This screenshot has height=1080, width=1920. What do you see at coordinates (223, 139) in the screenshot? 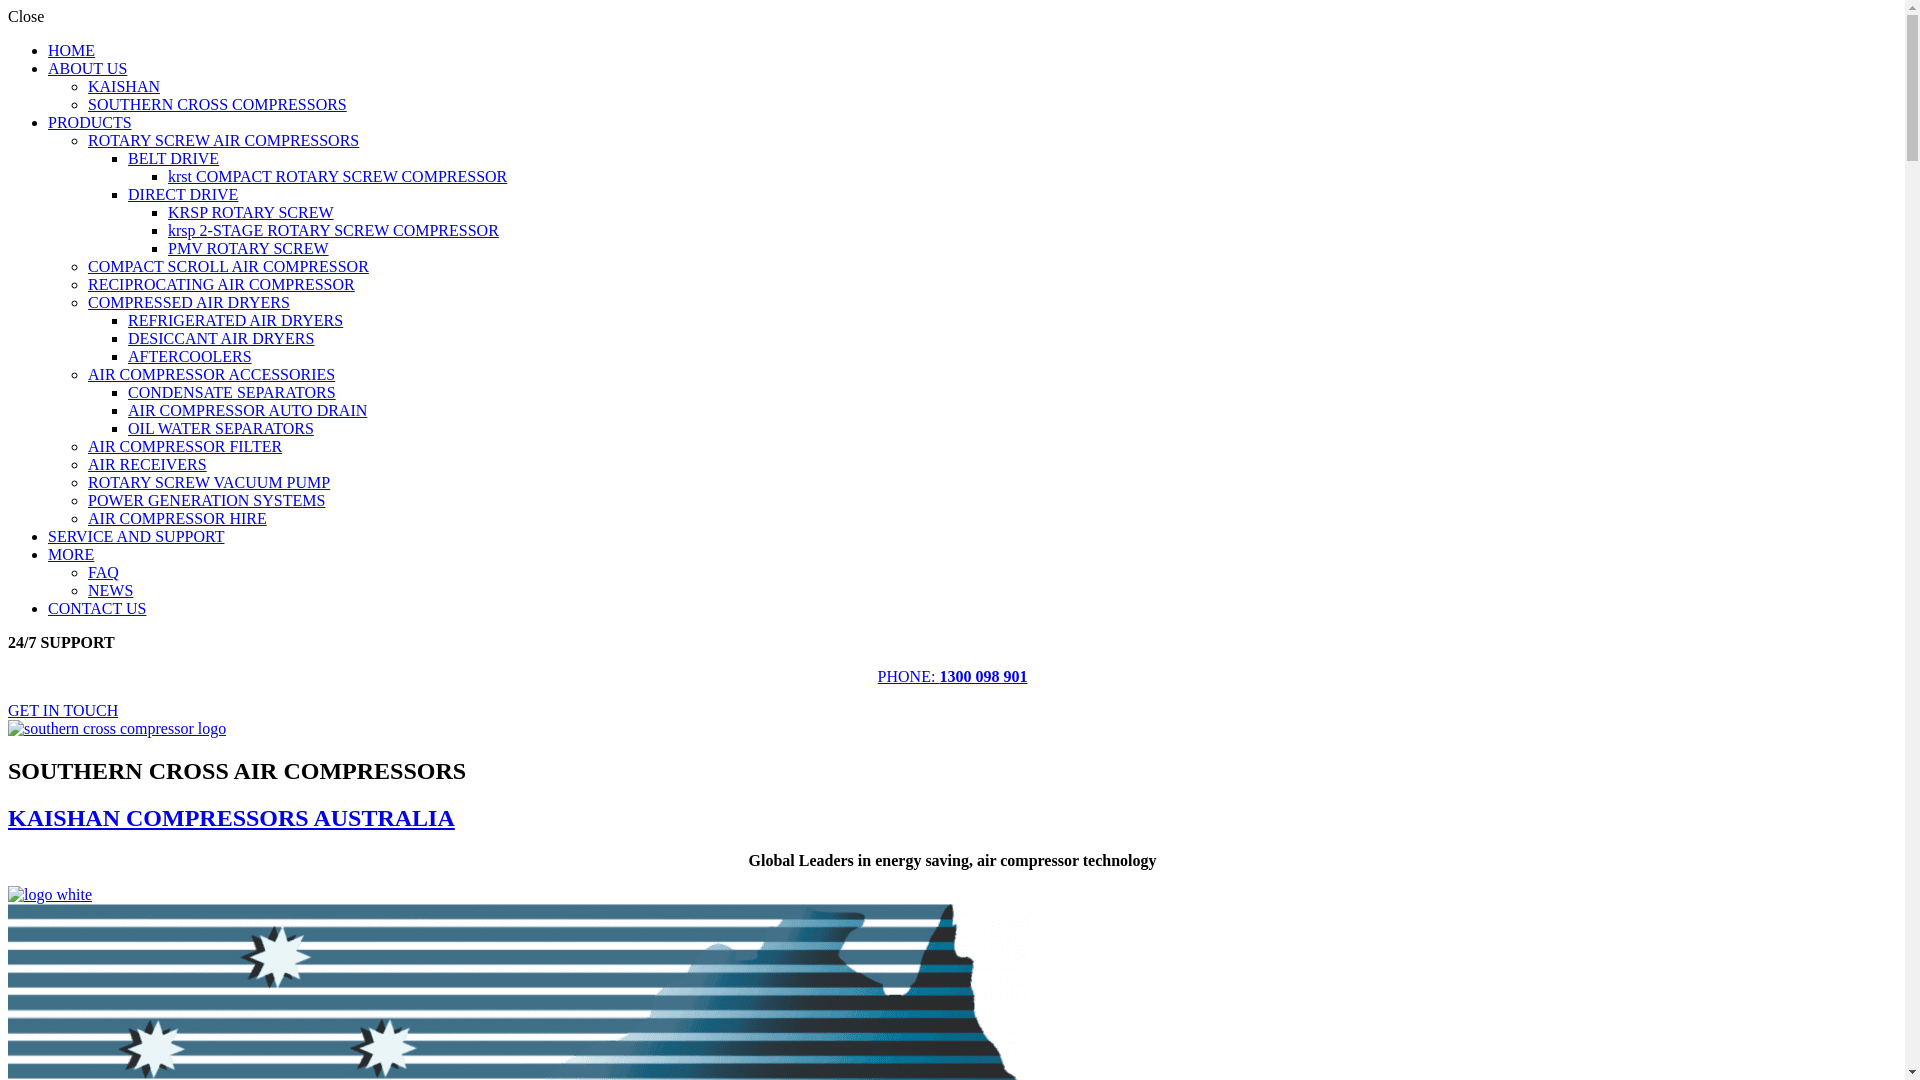
I see `'ROTARY SCREW AIR COMPRESSORS'` at bounding box center [223, 139].